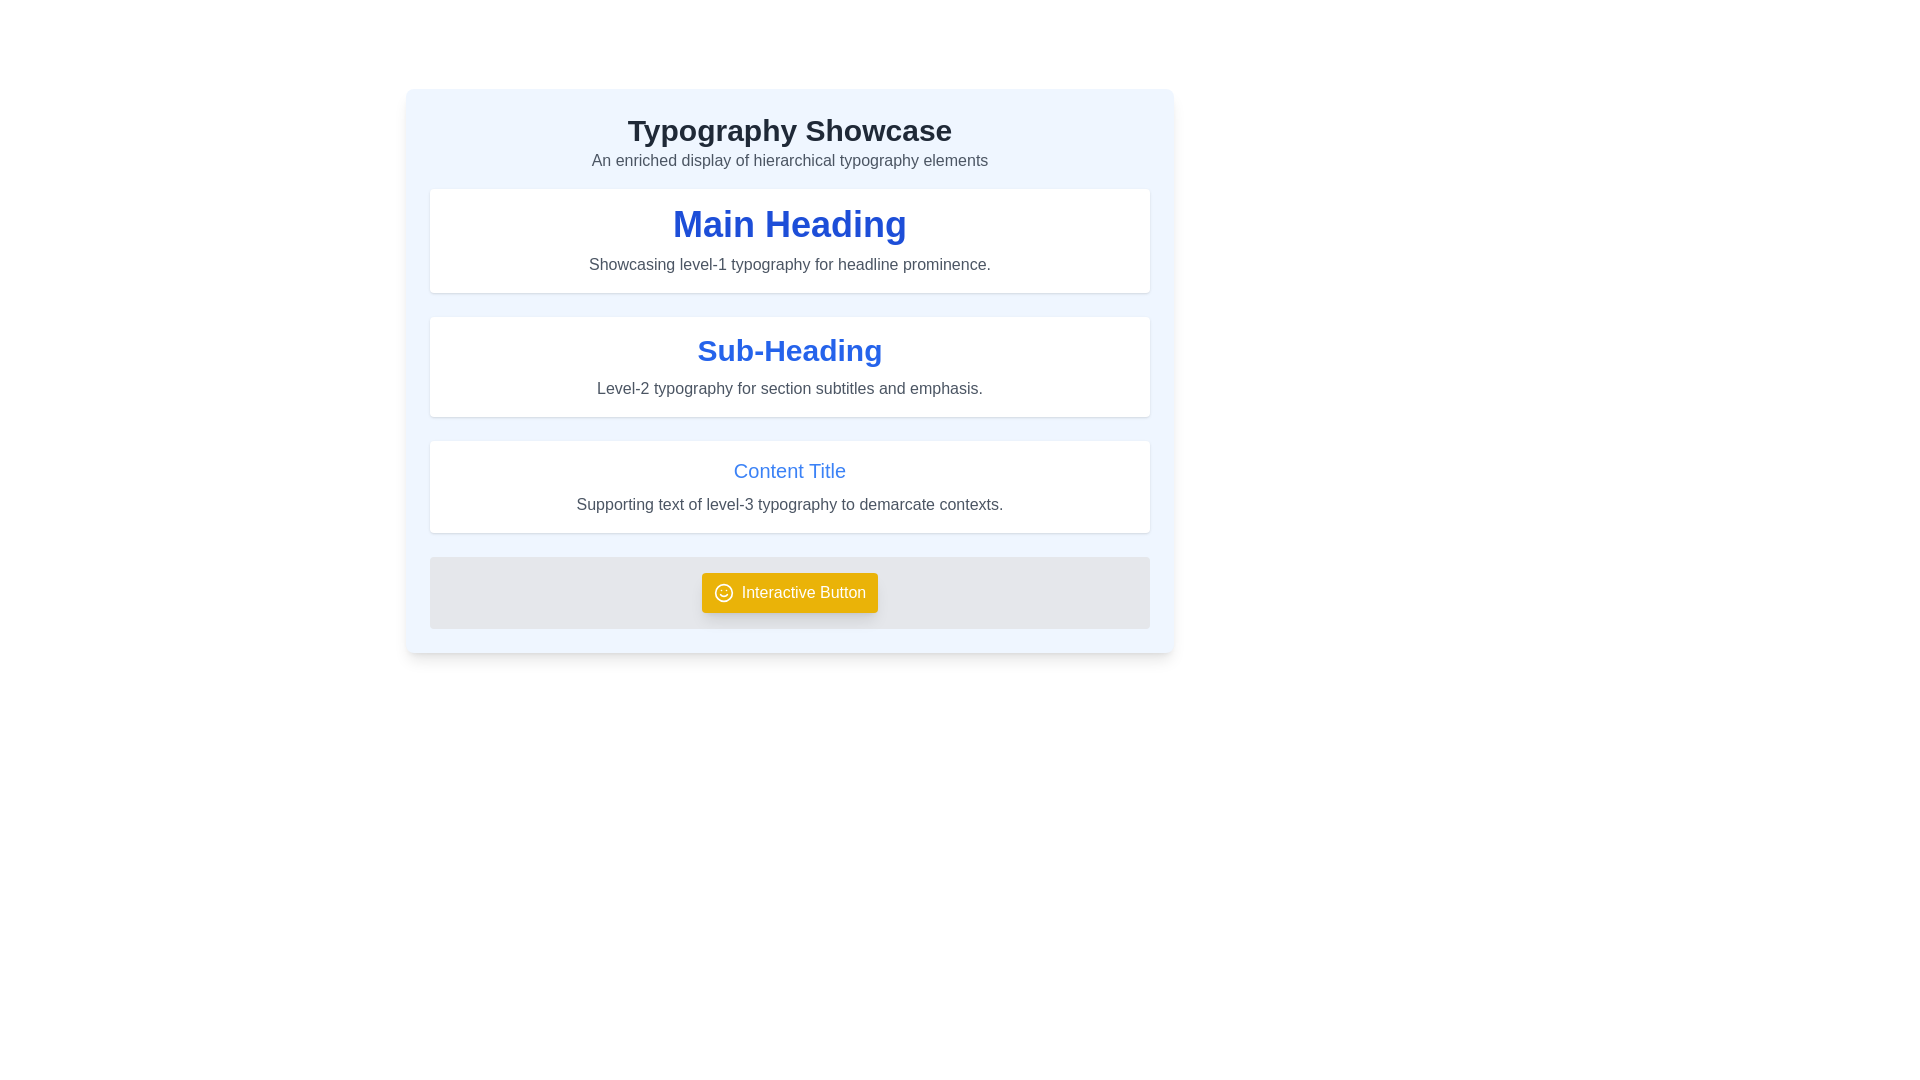 This screenshot has height=1080, width=1920. What do you see at coordinates (789, 160) in the screenshot?
I see `text label that displays 'An enriched display of hierarchical typography elements.' positioned below the heading 'Typography Showcase.'` at bounding box center [789, 160].